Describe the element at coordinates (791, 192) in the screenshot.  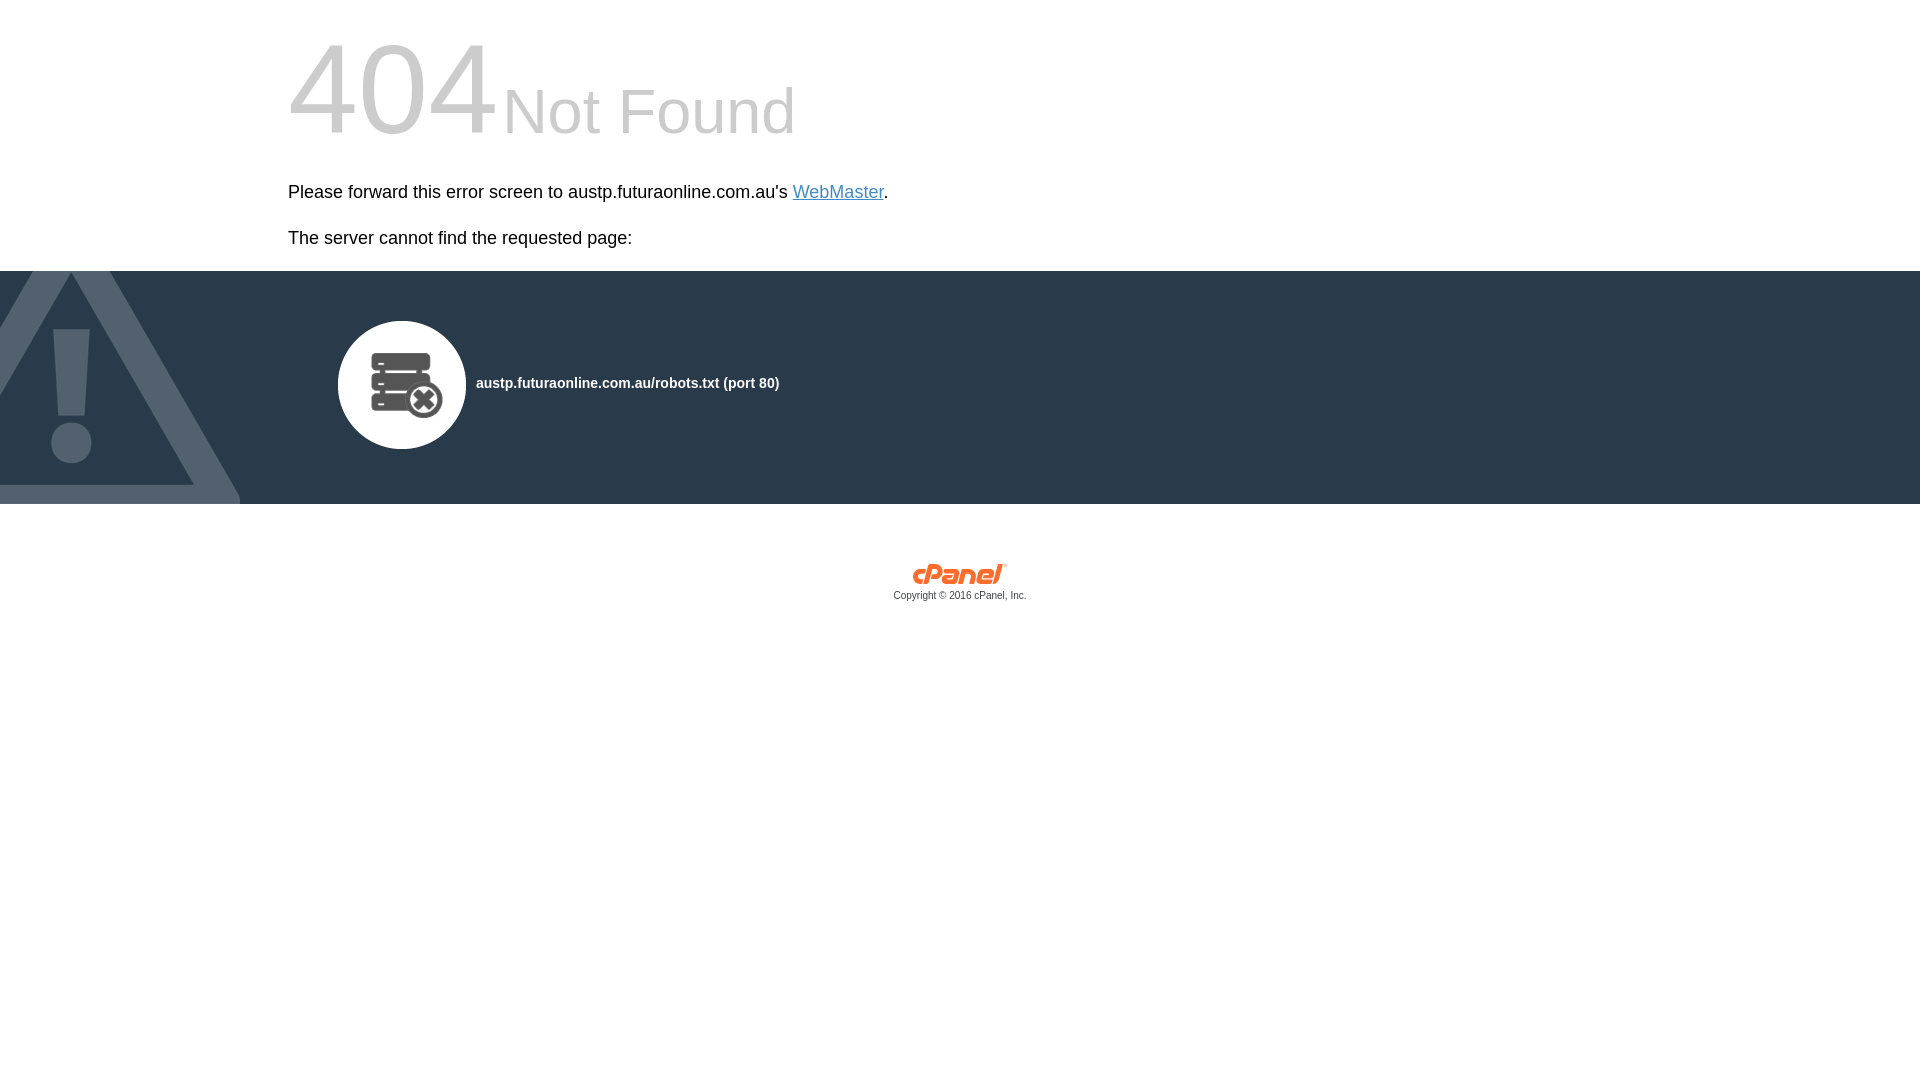
I see `'WebMaster'` at that location.